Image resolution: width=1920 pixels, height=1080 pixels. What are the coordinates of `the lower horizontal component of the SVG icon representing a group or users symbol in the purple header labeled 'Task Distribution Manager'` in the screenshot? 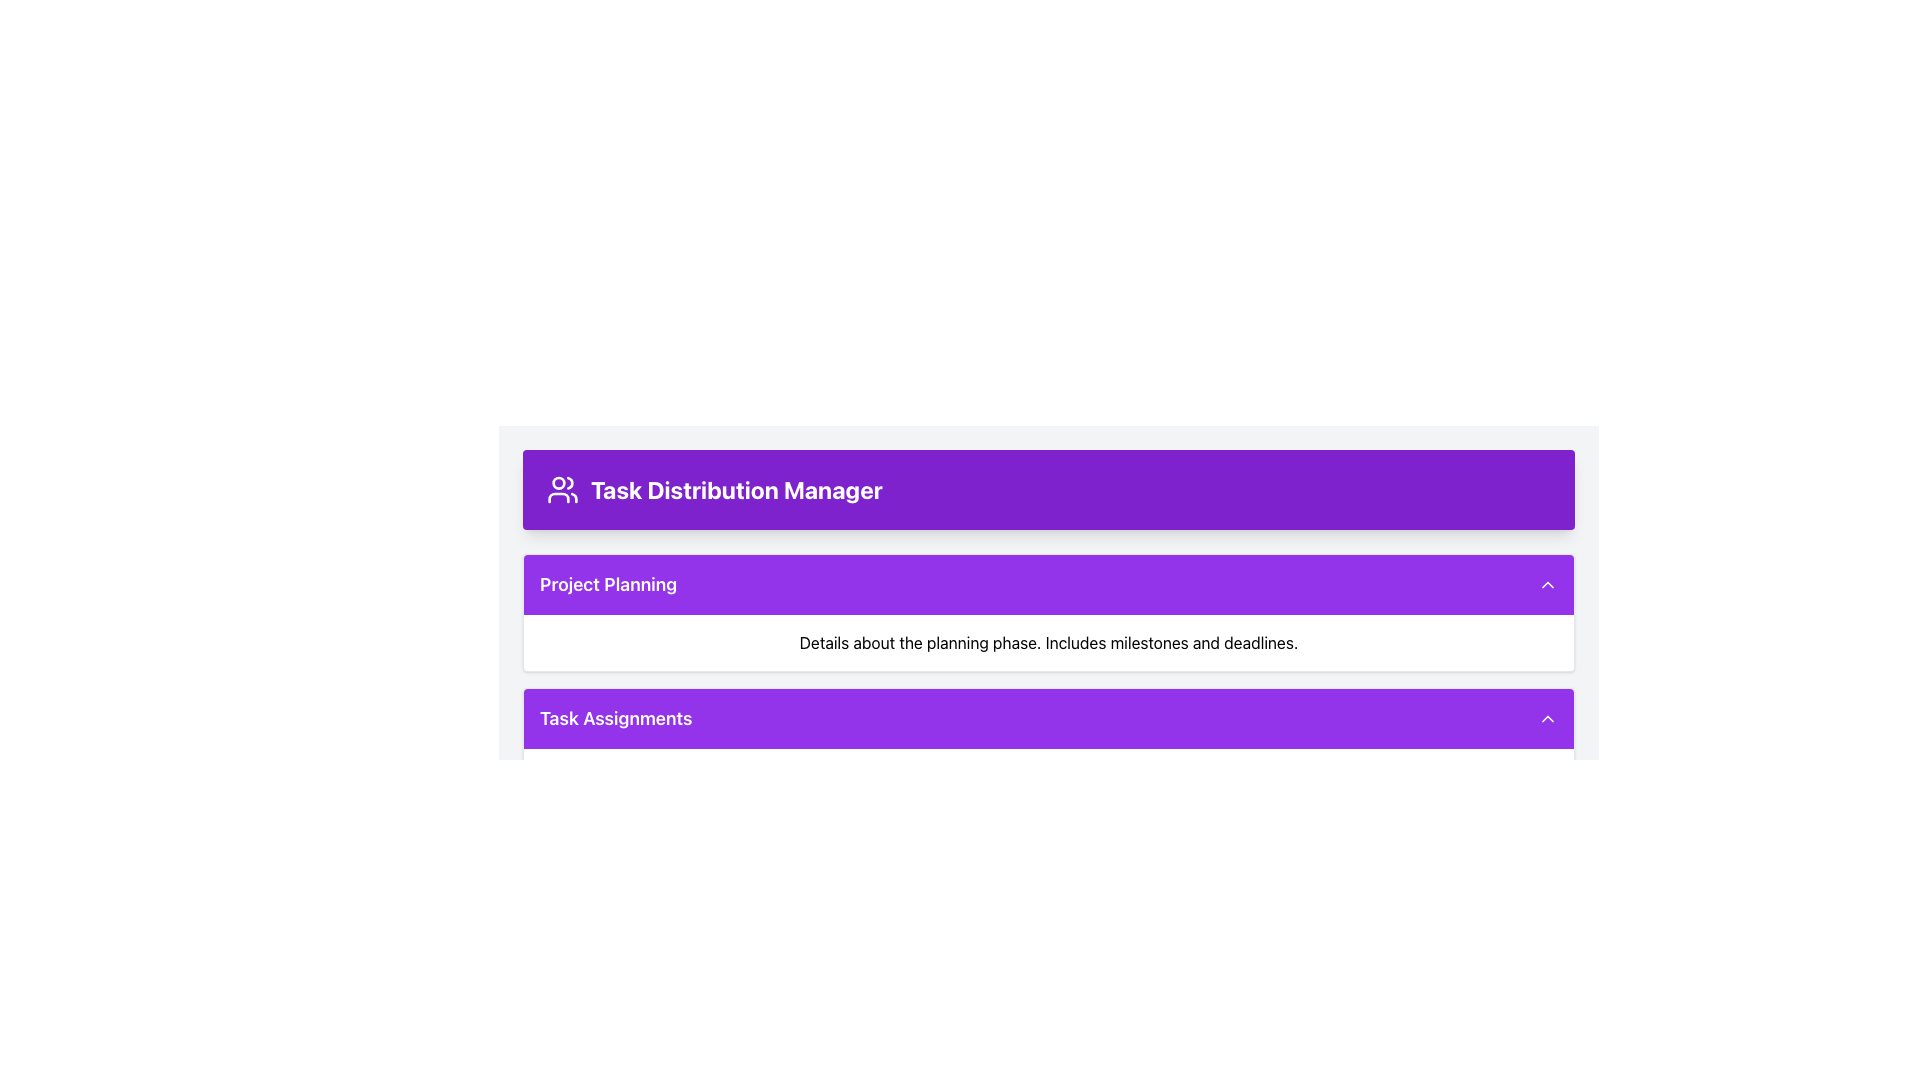 It's located at (558, 496).